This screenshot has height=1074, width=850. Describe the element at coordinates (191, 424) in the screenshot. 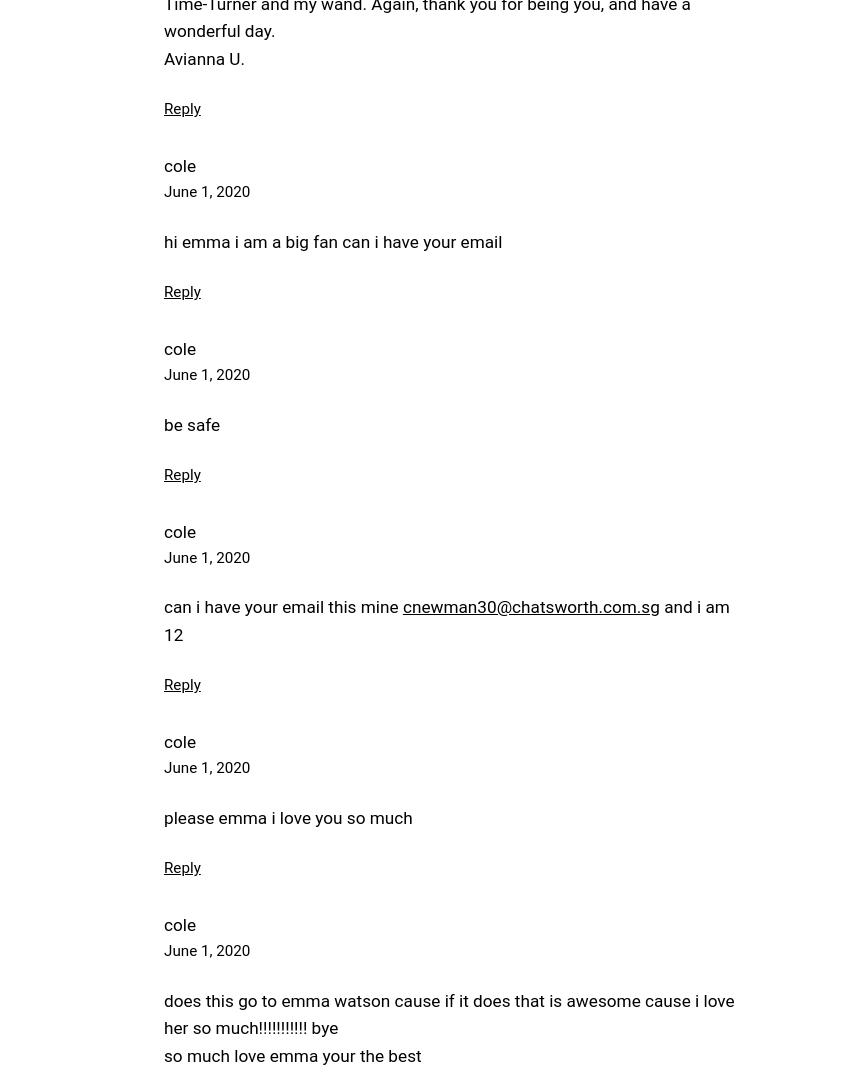

I see `'be safe'` at that location.